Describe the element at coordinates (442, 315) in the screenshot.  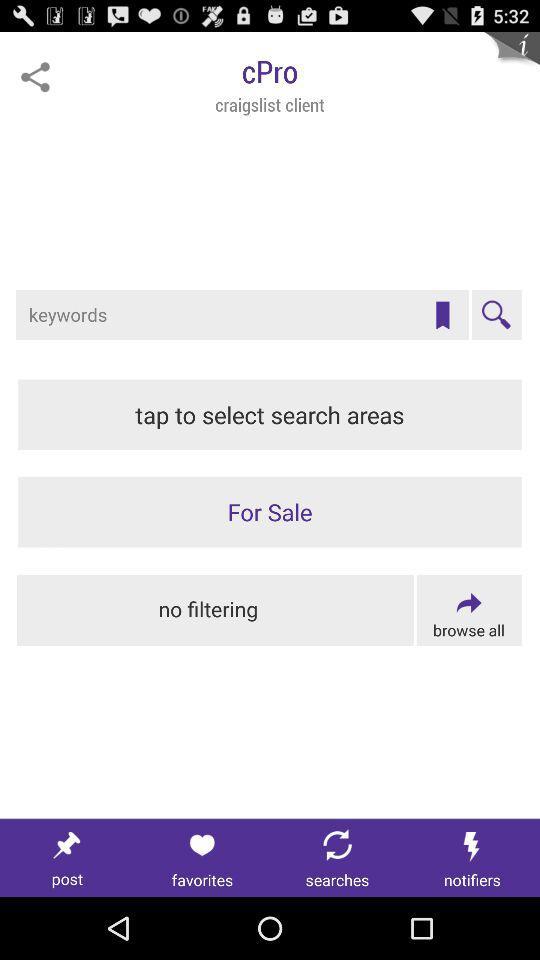
I see `bookmark` at that location.